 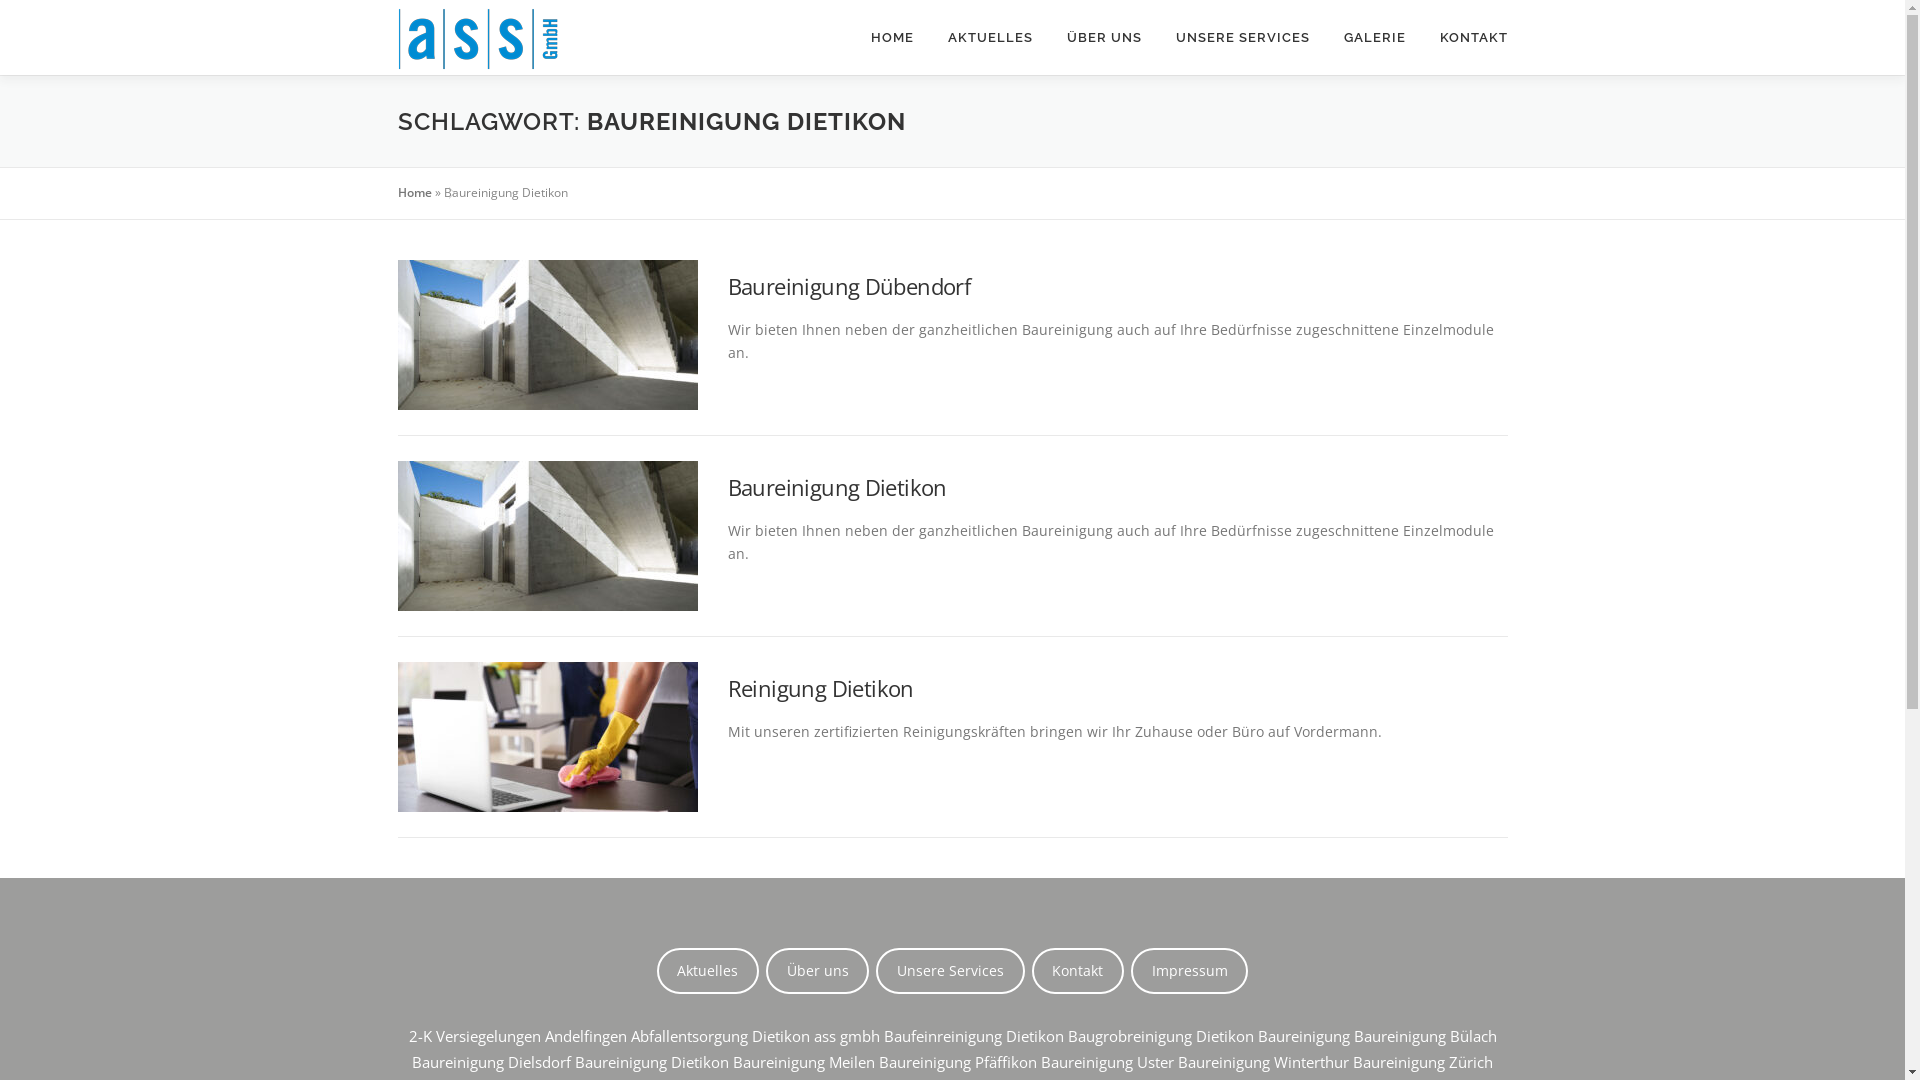 What do you see at coordinates (1262, 1060) in the screenshot?
I see `'Baureinigung Winterthur'` at bounding box center [1262, 1060].